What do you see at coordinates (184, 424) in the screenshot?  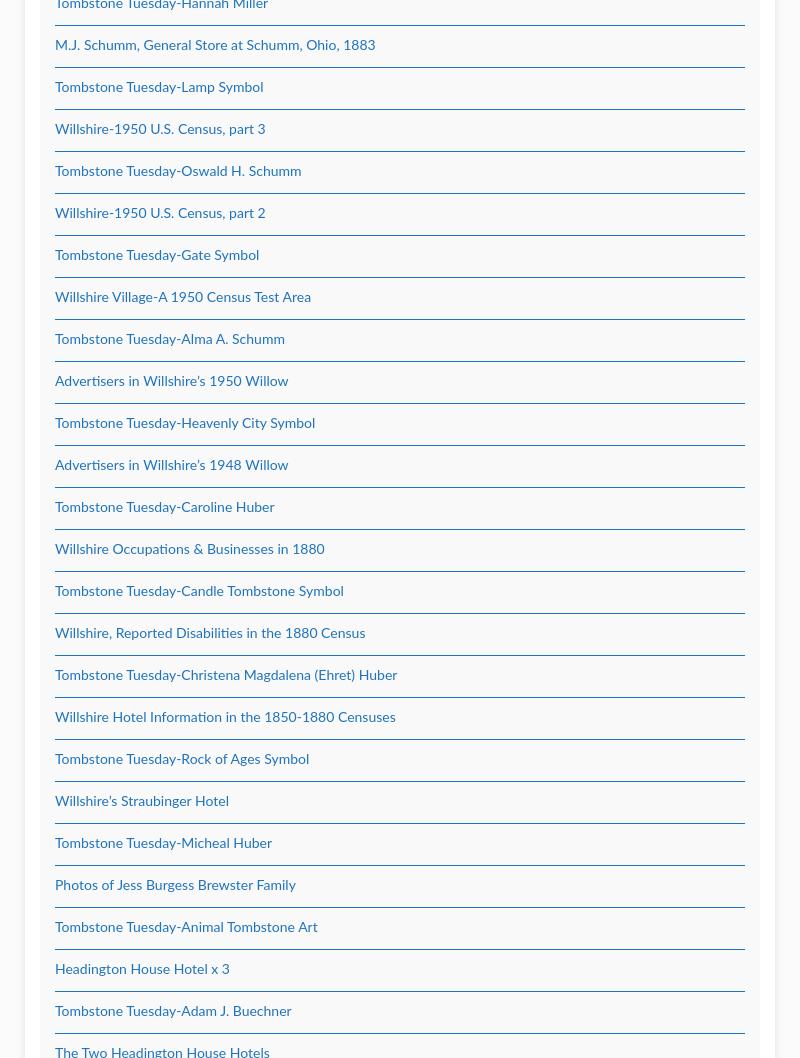 I see `'Tombstone Tuesday-Heavenly City Symbol'` at bounding box center [184, 424].